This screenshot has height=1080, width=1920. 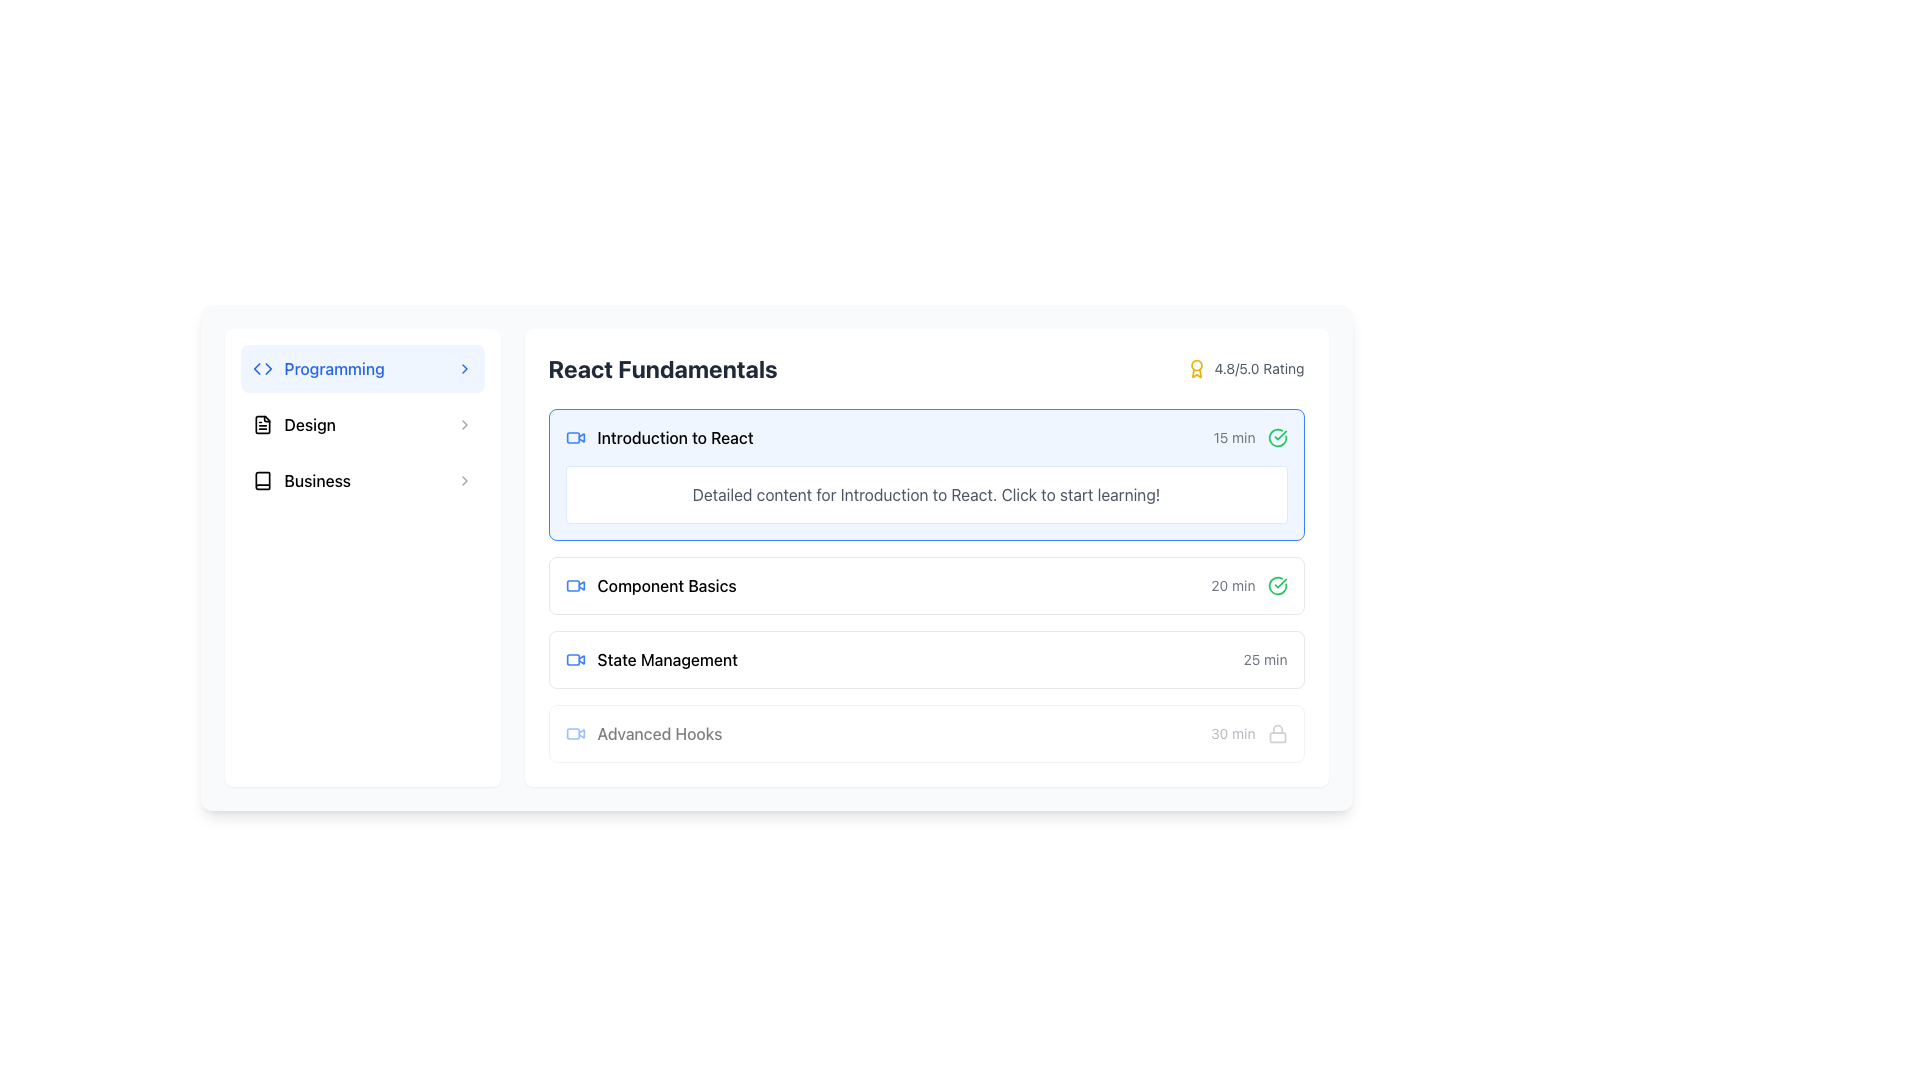 I want to click on explanatory text within the white card titled 'Introduction to React', which is located under the 'React Fundamentals' header, so click(x=925, y=494).